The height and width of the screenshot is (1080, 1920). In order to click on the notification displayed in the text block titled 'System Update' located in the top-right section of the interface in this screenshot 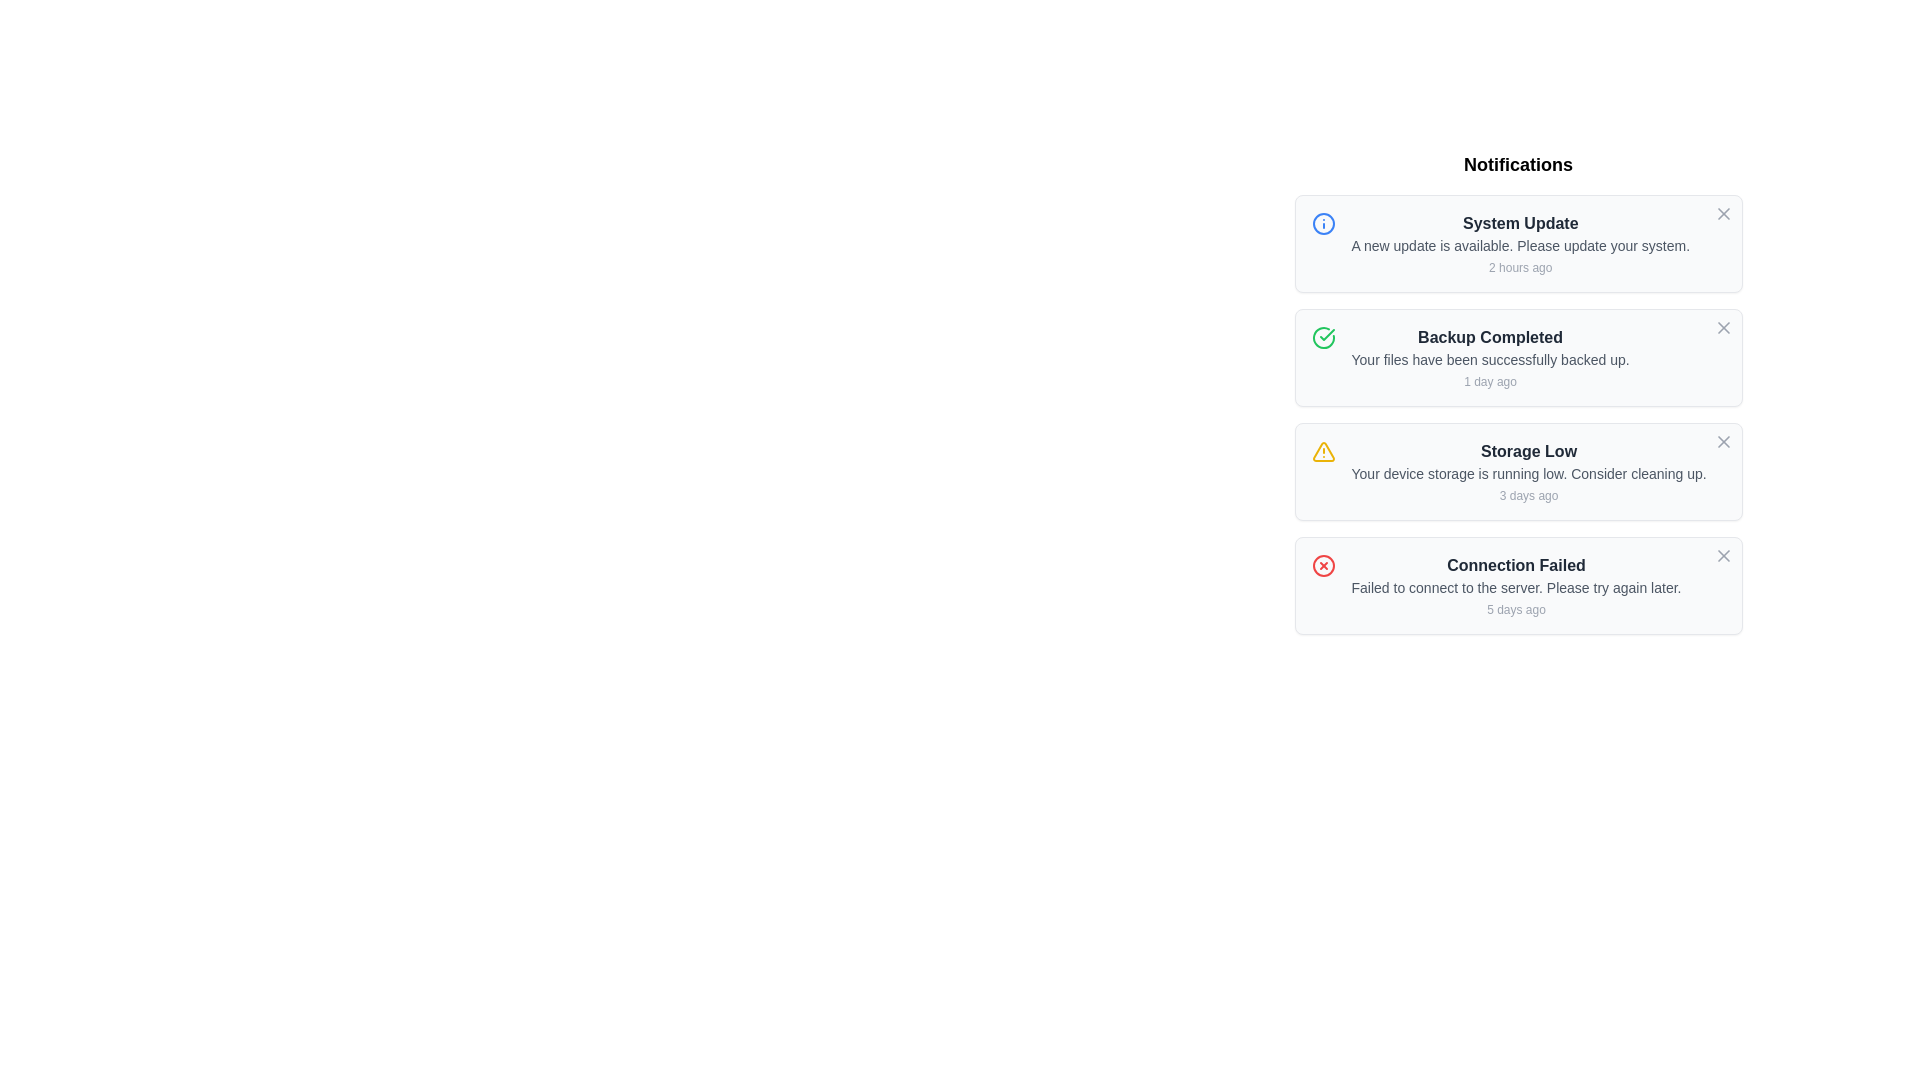, I will do `click(1520, 242)`.